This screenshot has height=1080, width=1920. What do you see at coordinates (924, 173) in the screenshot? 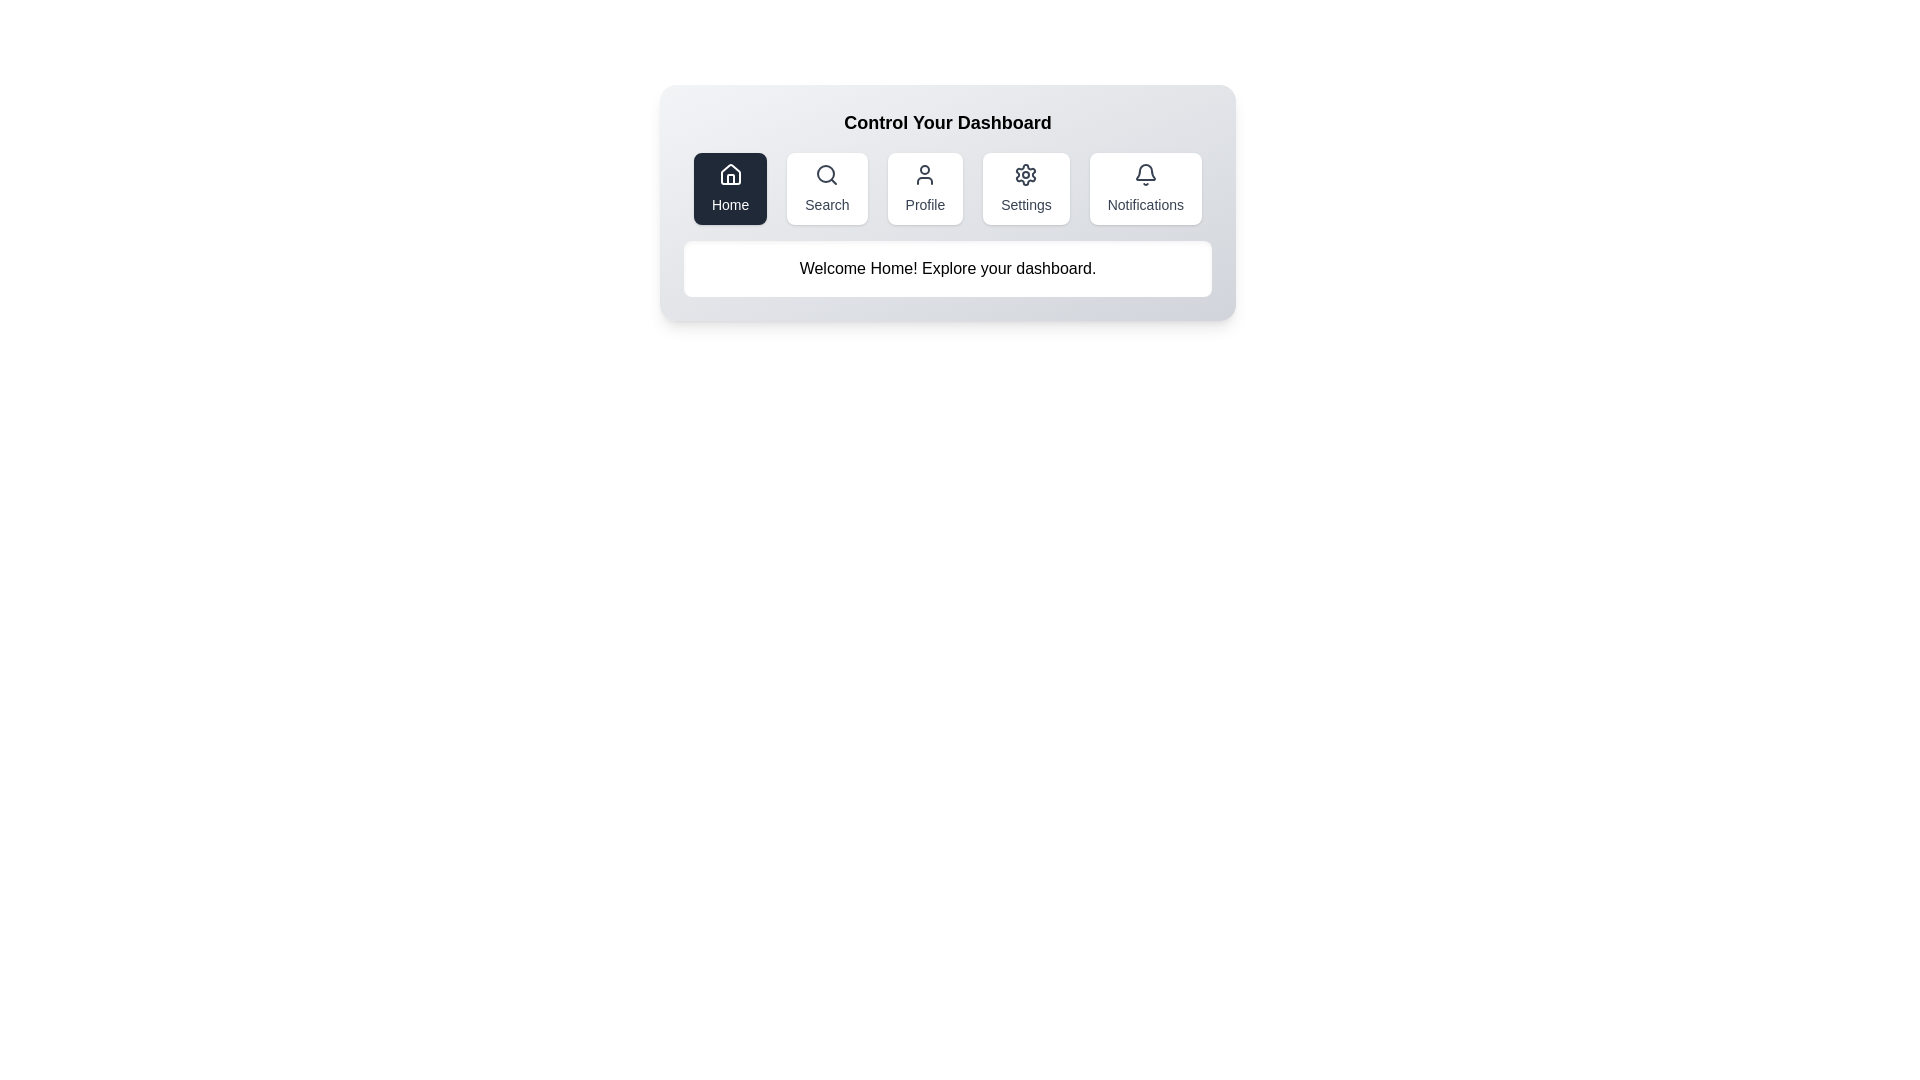
I see `the user silhouette icon within the 'Profile' button` at bounding box center [924, 173].